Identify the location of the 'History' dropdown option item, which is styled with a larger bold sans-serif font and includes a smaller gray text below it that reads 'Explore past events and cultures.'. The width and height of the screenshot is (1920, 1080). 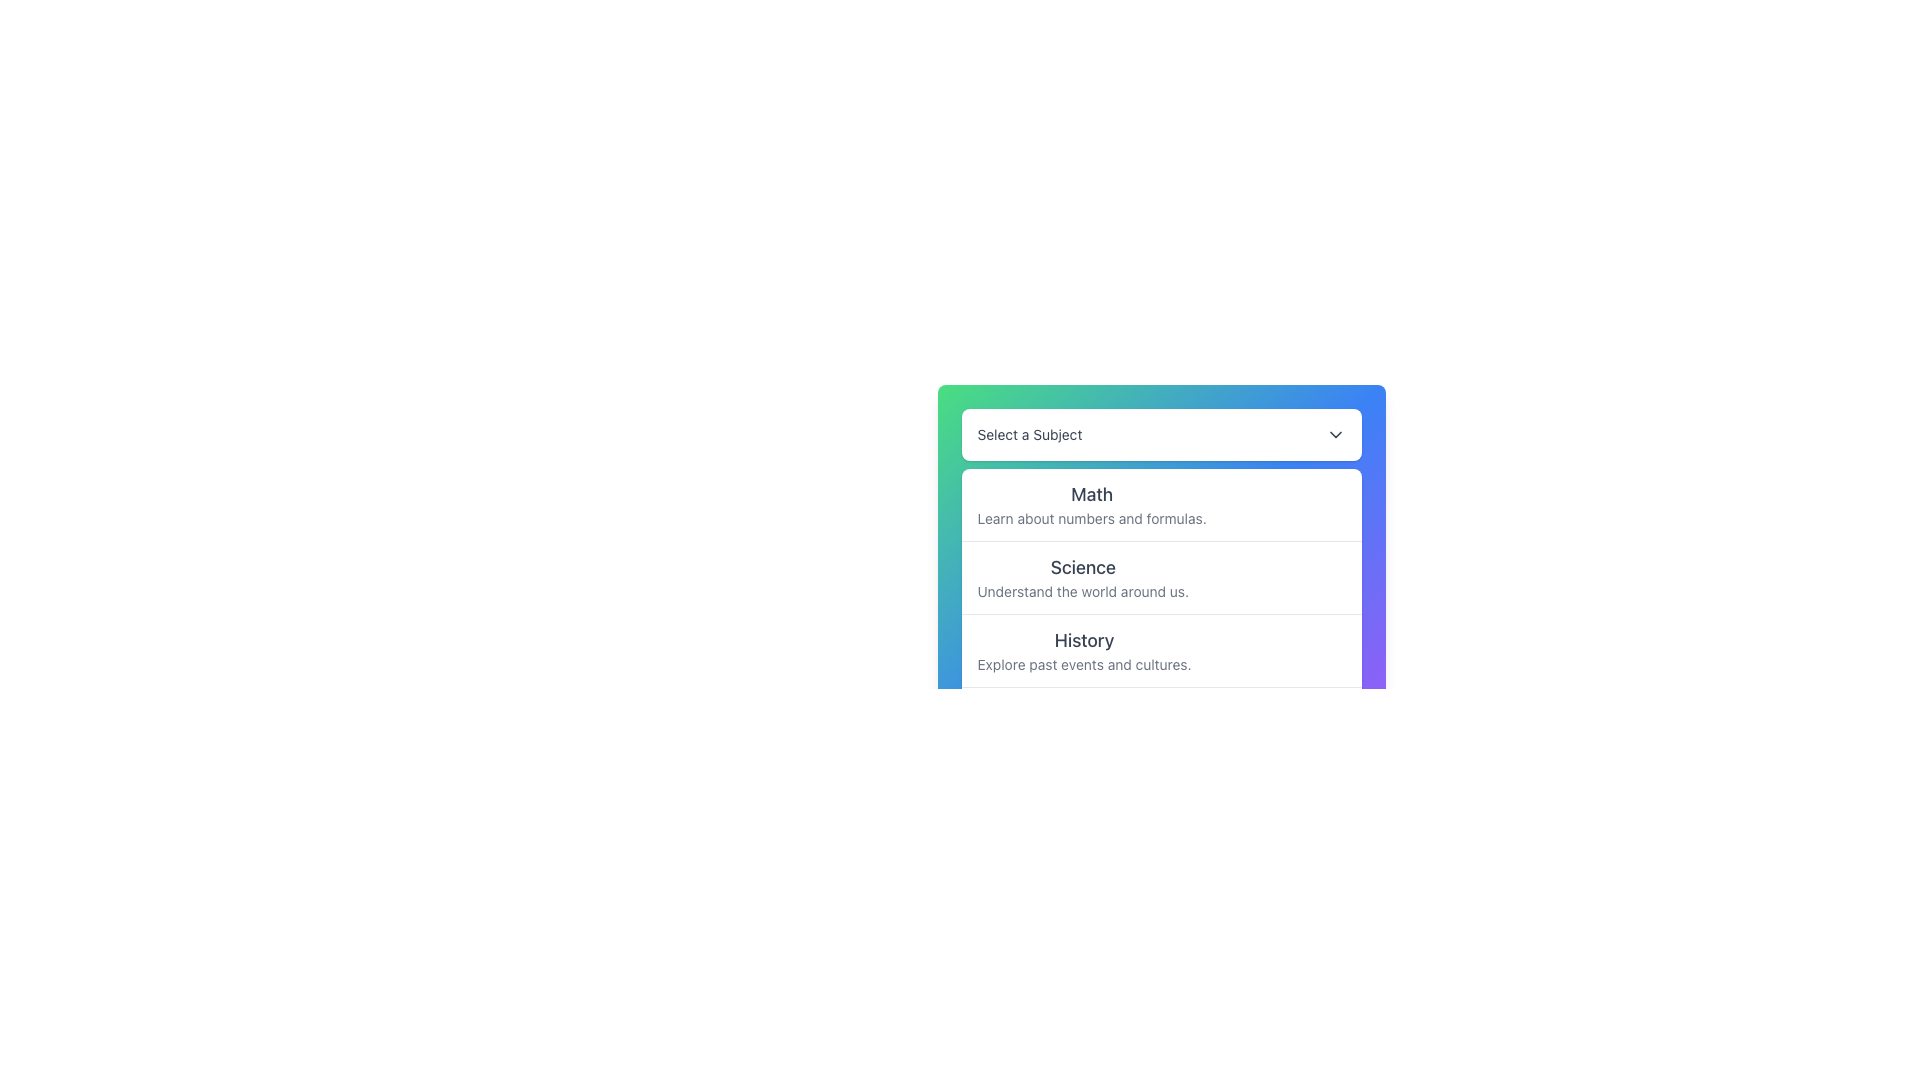
(1083, 651).